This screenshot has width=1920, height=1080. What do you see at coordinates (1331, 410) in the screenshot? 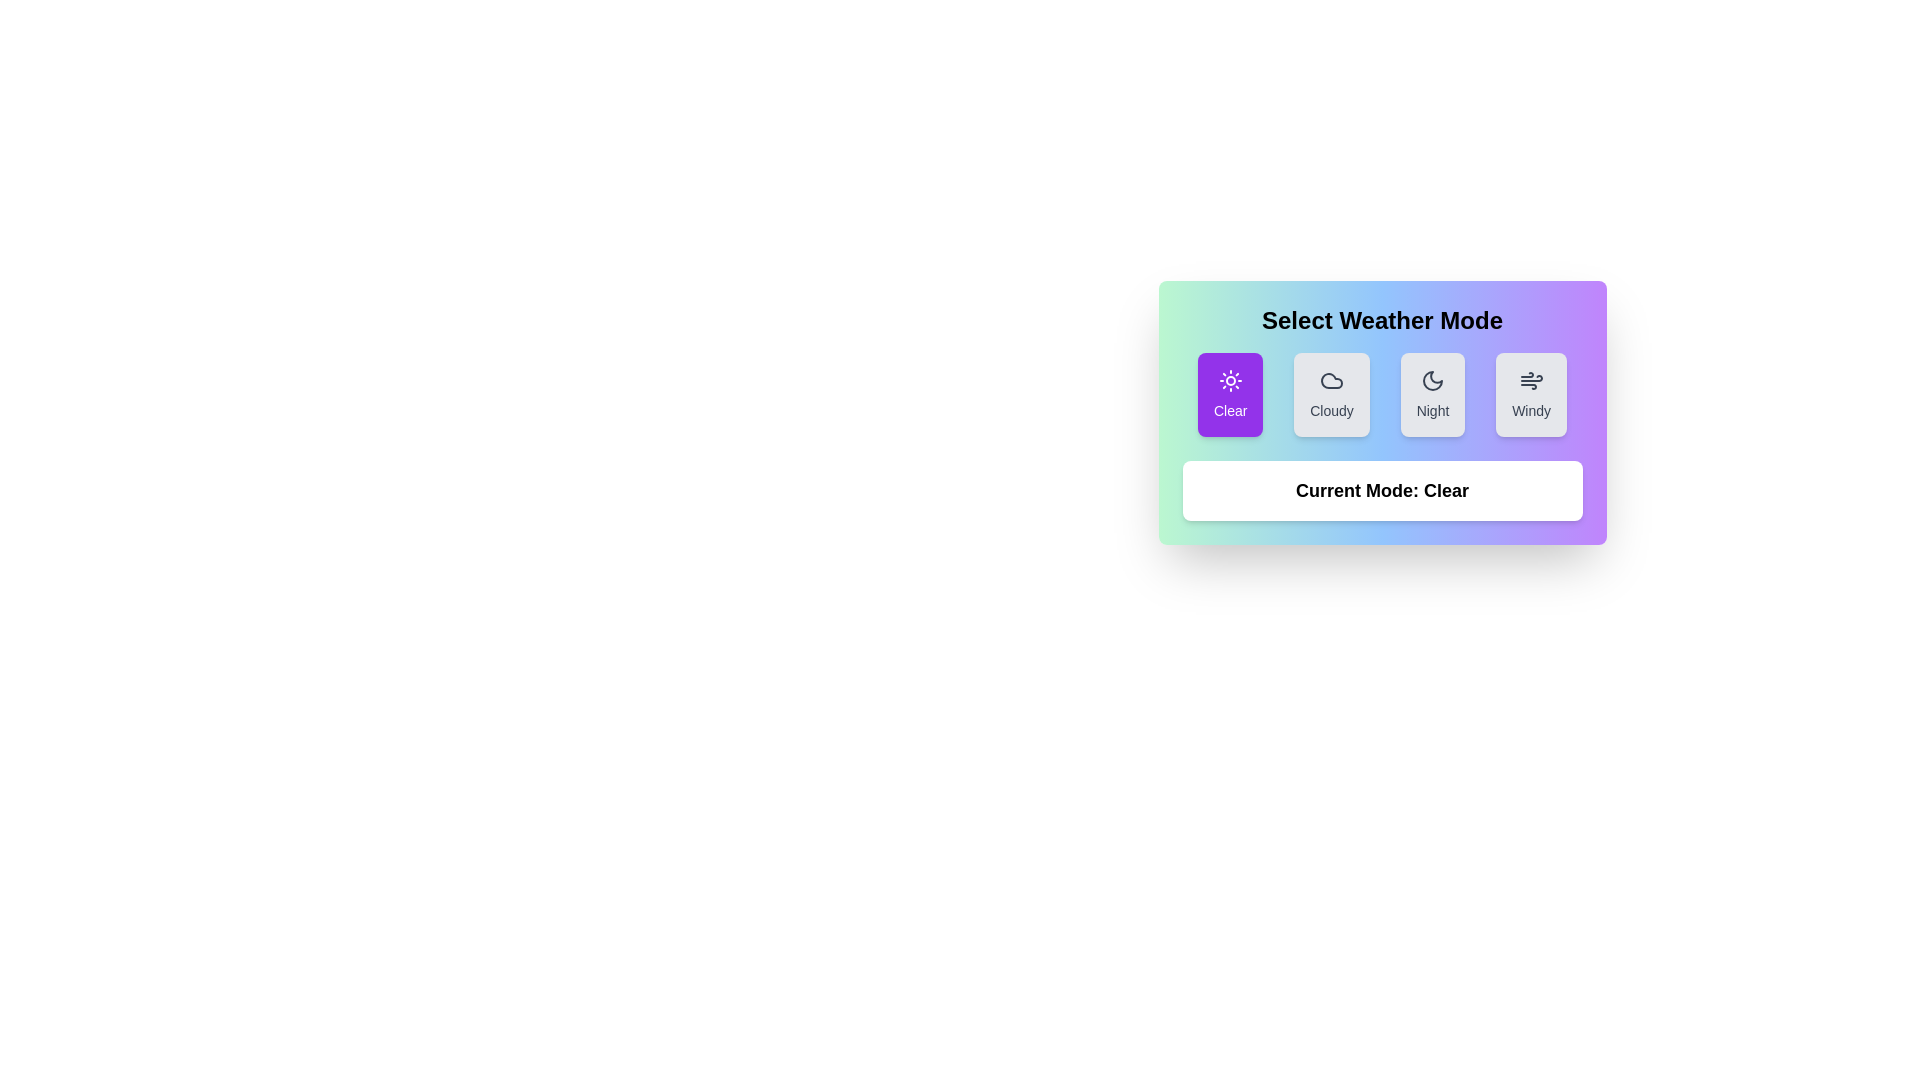
I see `the text label that describes the weather condition 'Cloudy,' which is centrally aligned in its box and positioned second among four weather conditions` at bounding box center [1331, 410].